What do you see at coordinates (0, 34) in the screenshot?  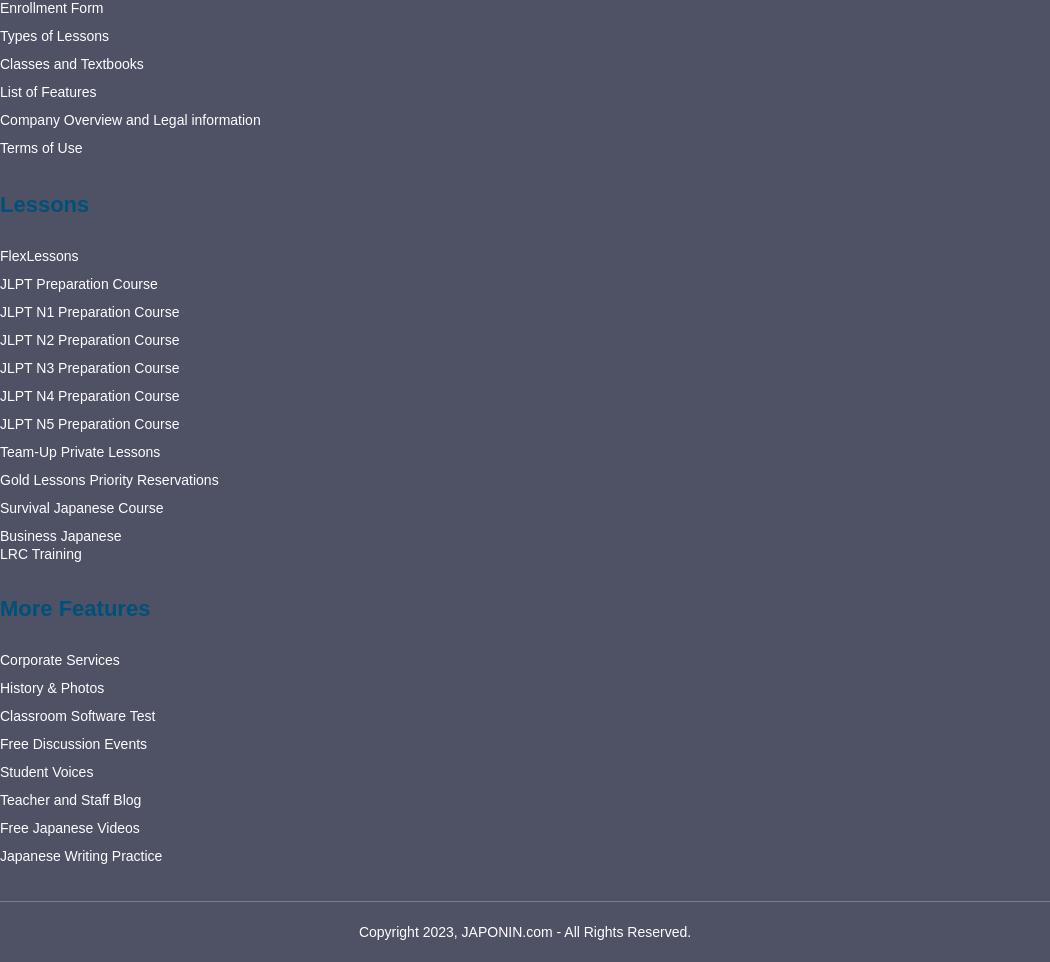 I see `'Types of Lessons'` at bounding box center [0, 34].